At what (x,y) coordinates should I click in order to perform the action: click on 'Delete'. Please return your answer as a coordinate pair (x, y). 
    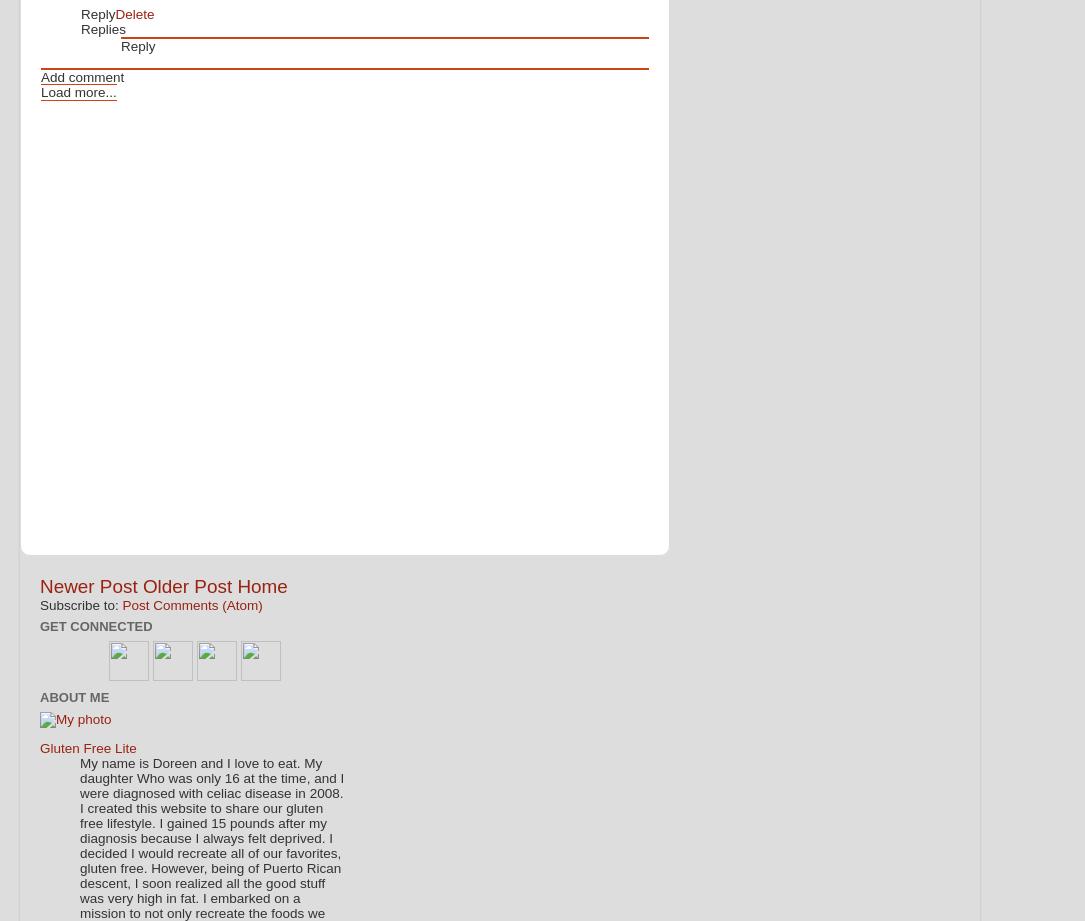
    Looking at the image, I should click on (133, 14).